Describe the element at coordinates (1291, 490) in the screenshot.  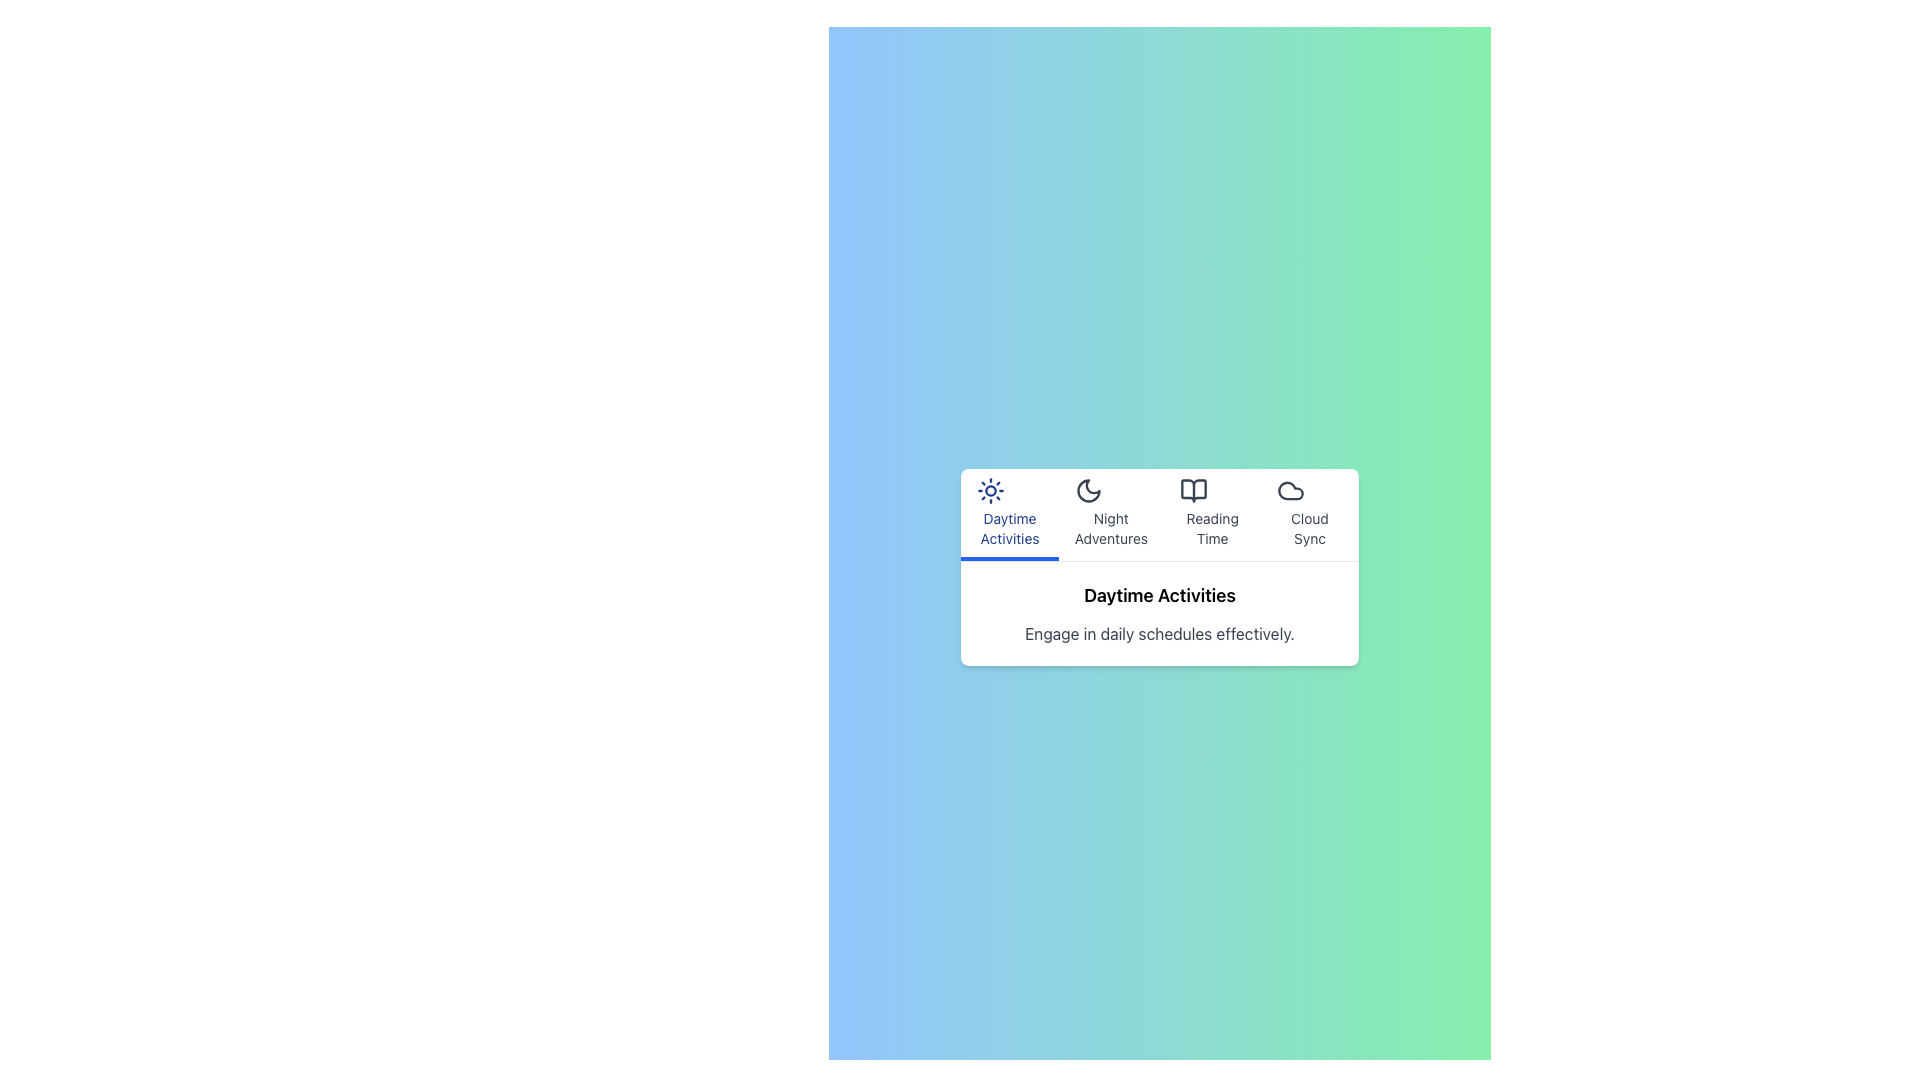
I see `the 'Cloud Sync' SVG Icon, which is the fourth icon in a navigation bar, used for synchronizing data via cloud services` at that location.